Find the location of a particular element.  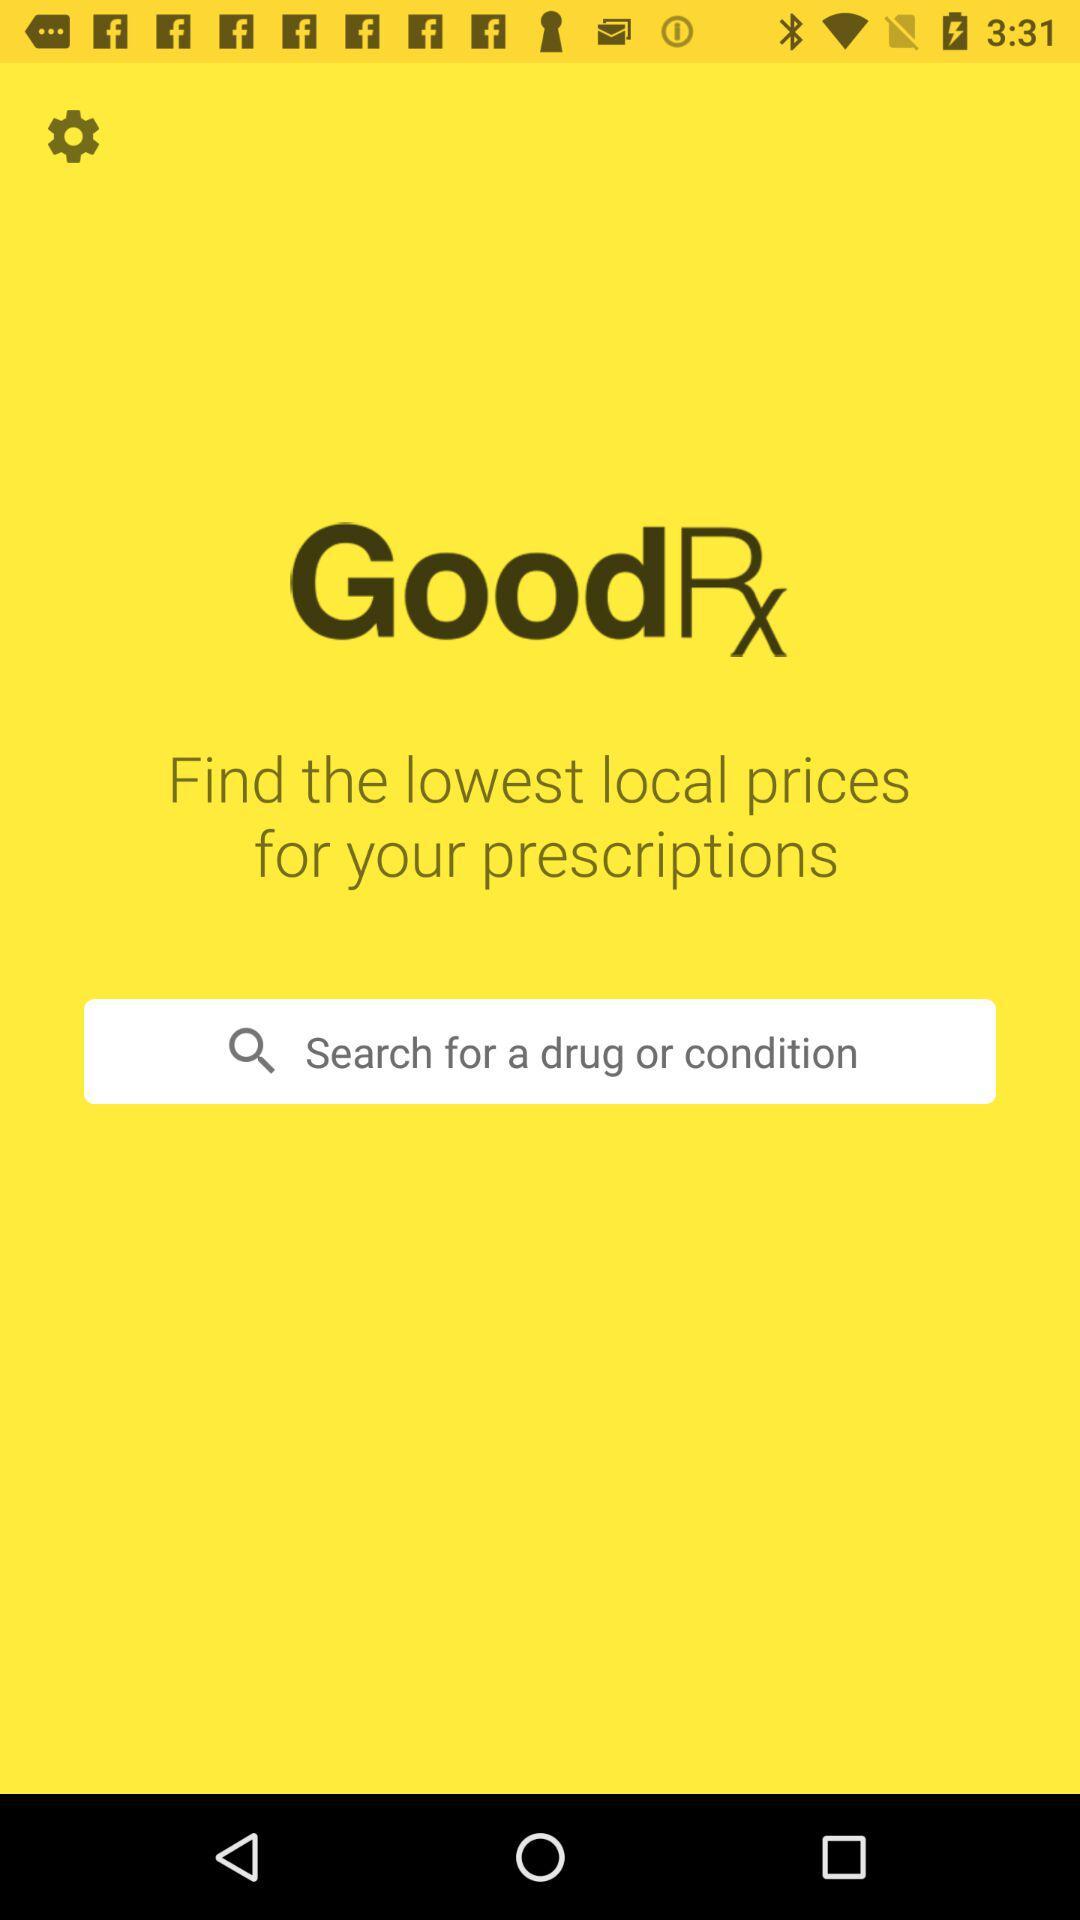

item at the top left corner is located at coordinates (72, 135).